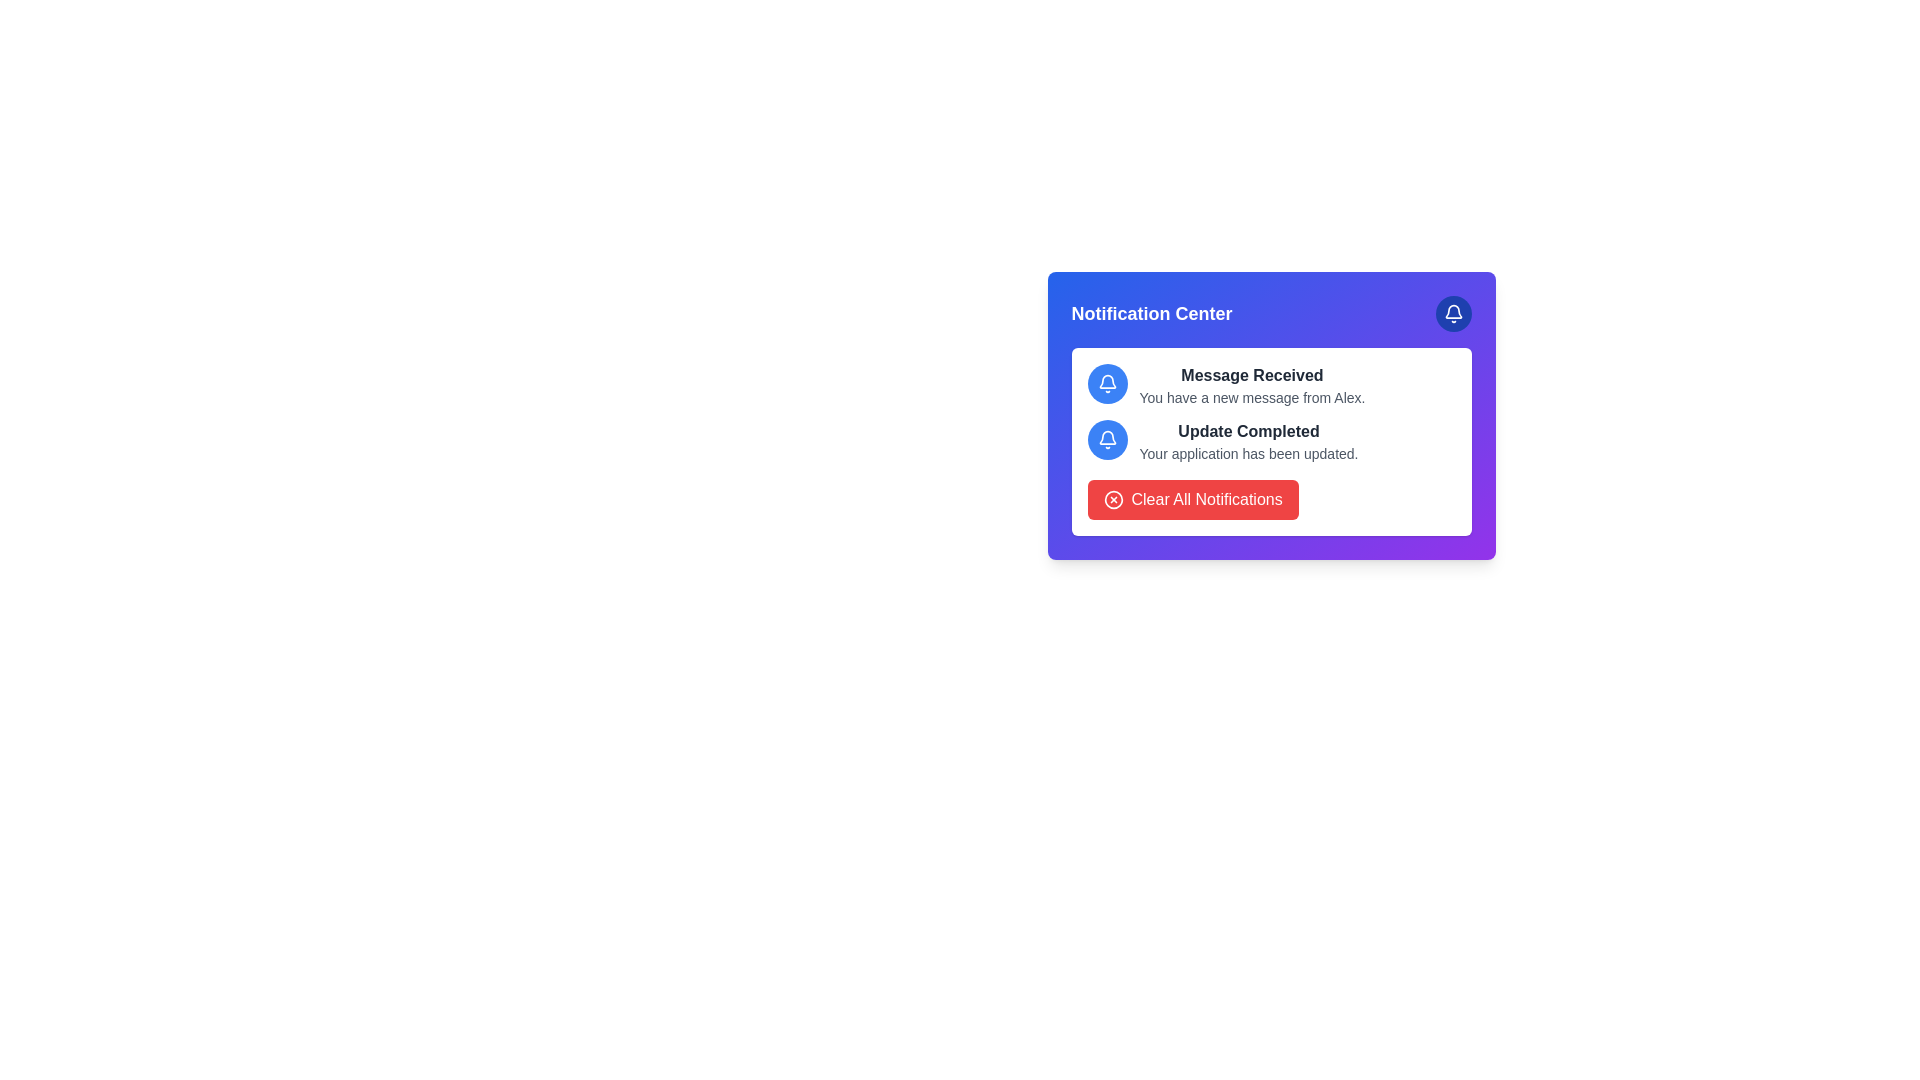  Describe the element at coordinates (1206, 499) in the screenshot. I see `the vibrant red button located at the bottom-right corner of the notification panel to clear all notifications` at that location.